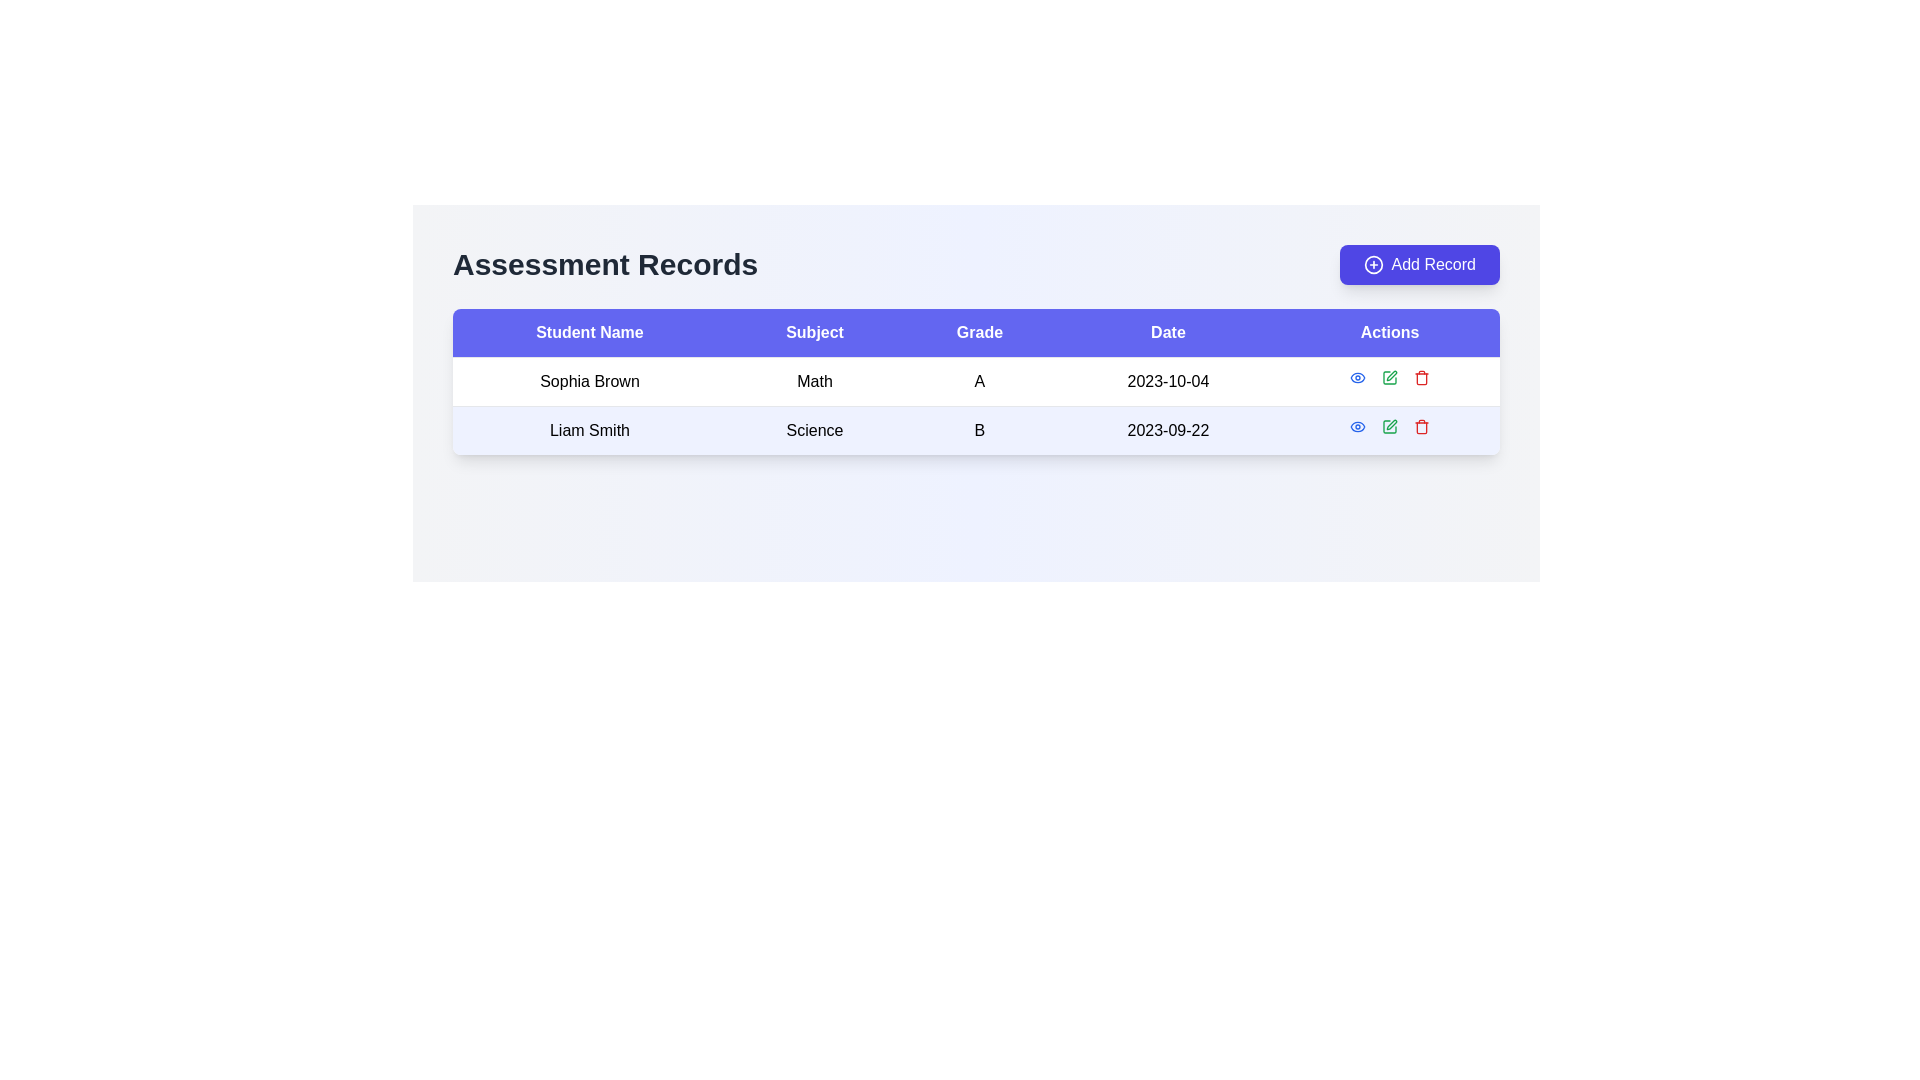  I want to click on the static text label displaying the grade 'A' in the third column of the first row of the table, located under the 'Grade' header, so click(979, 381).